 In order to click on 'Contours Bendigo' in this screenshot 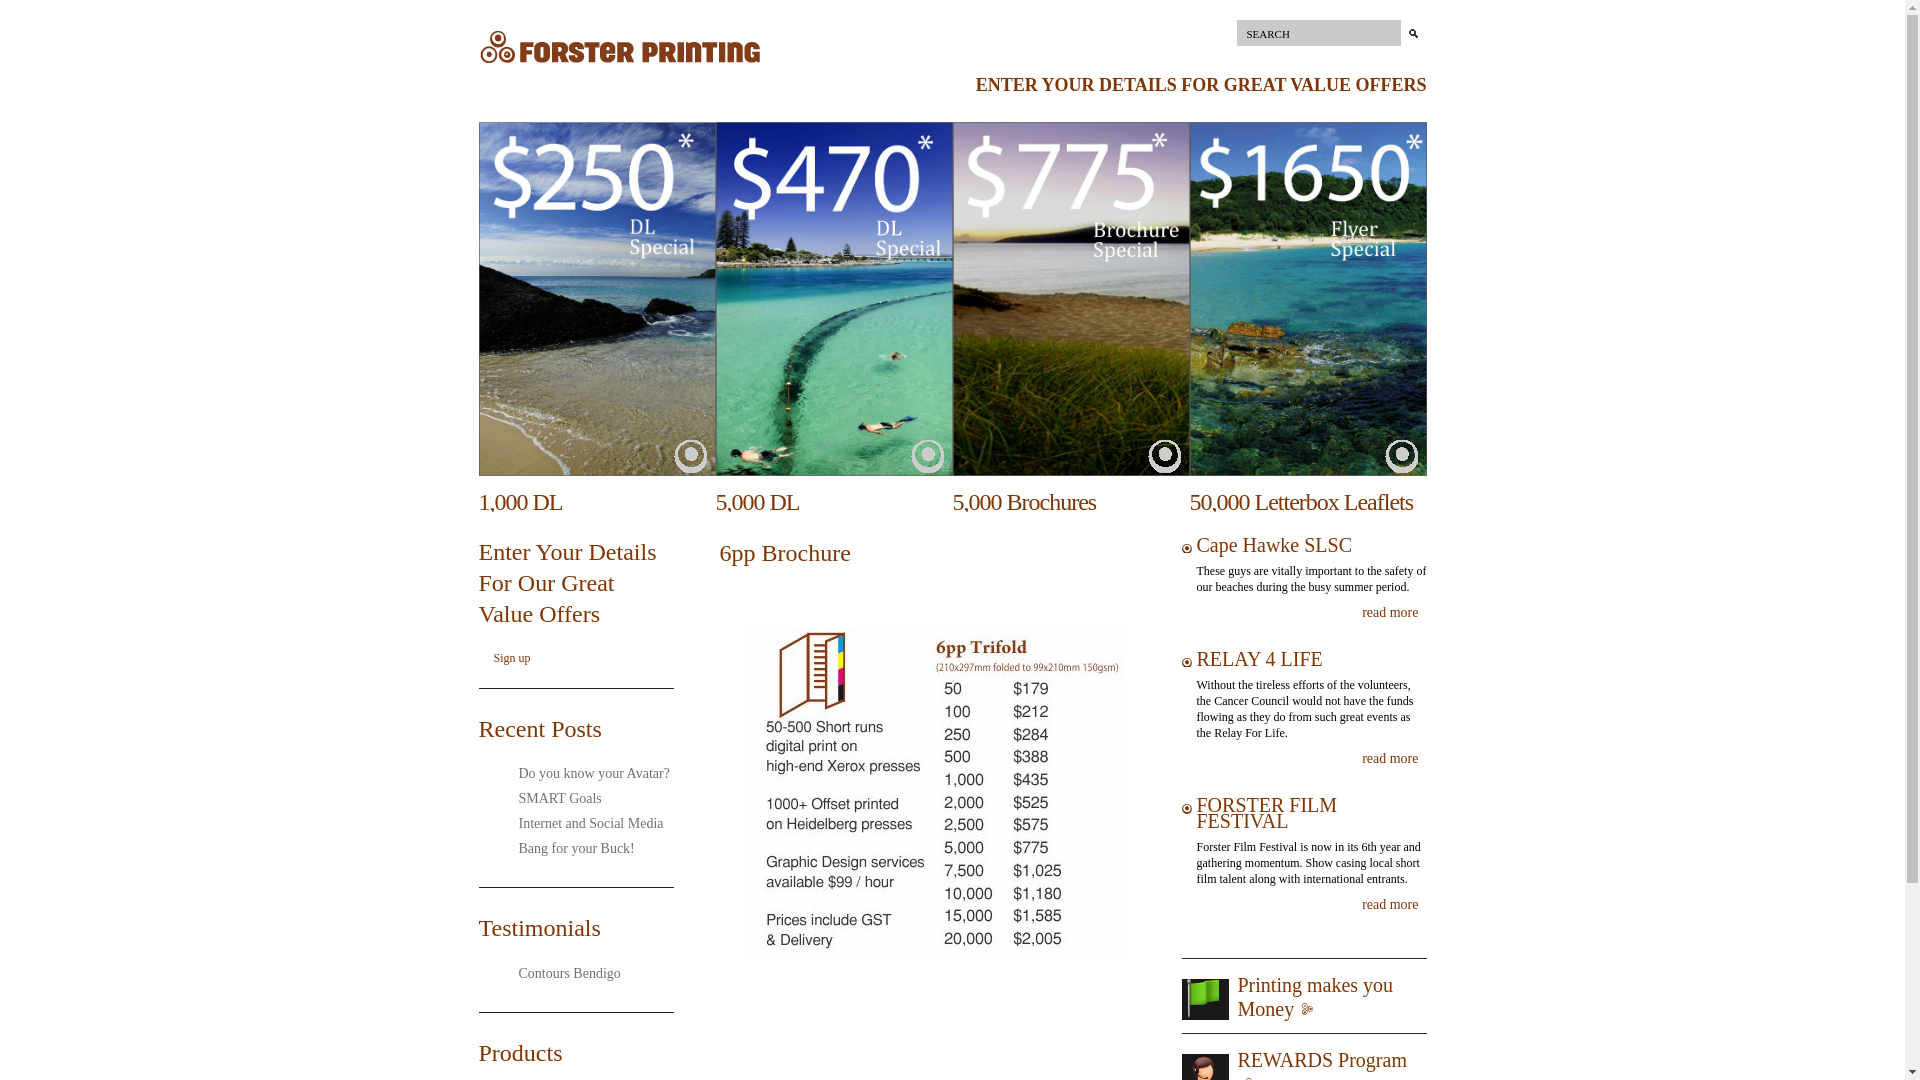, I will do `click(560, 972)`.